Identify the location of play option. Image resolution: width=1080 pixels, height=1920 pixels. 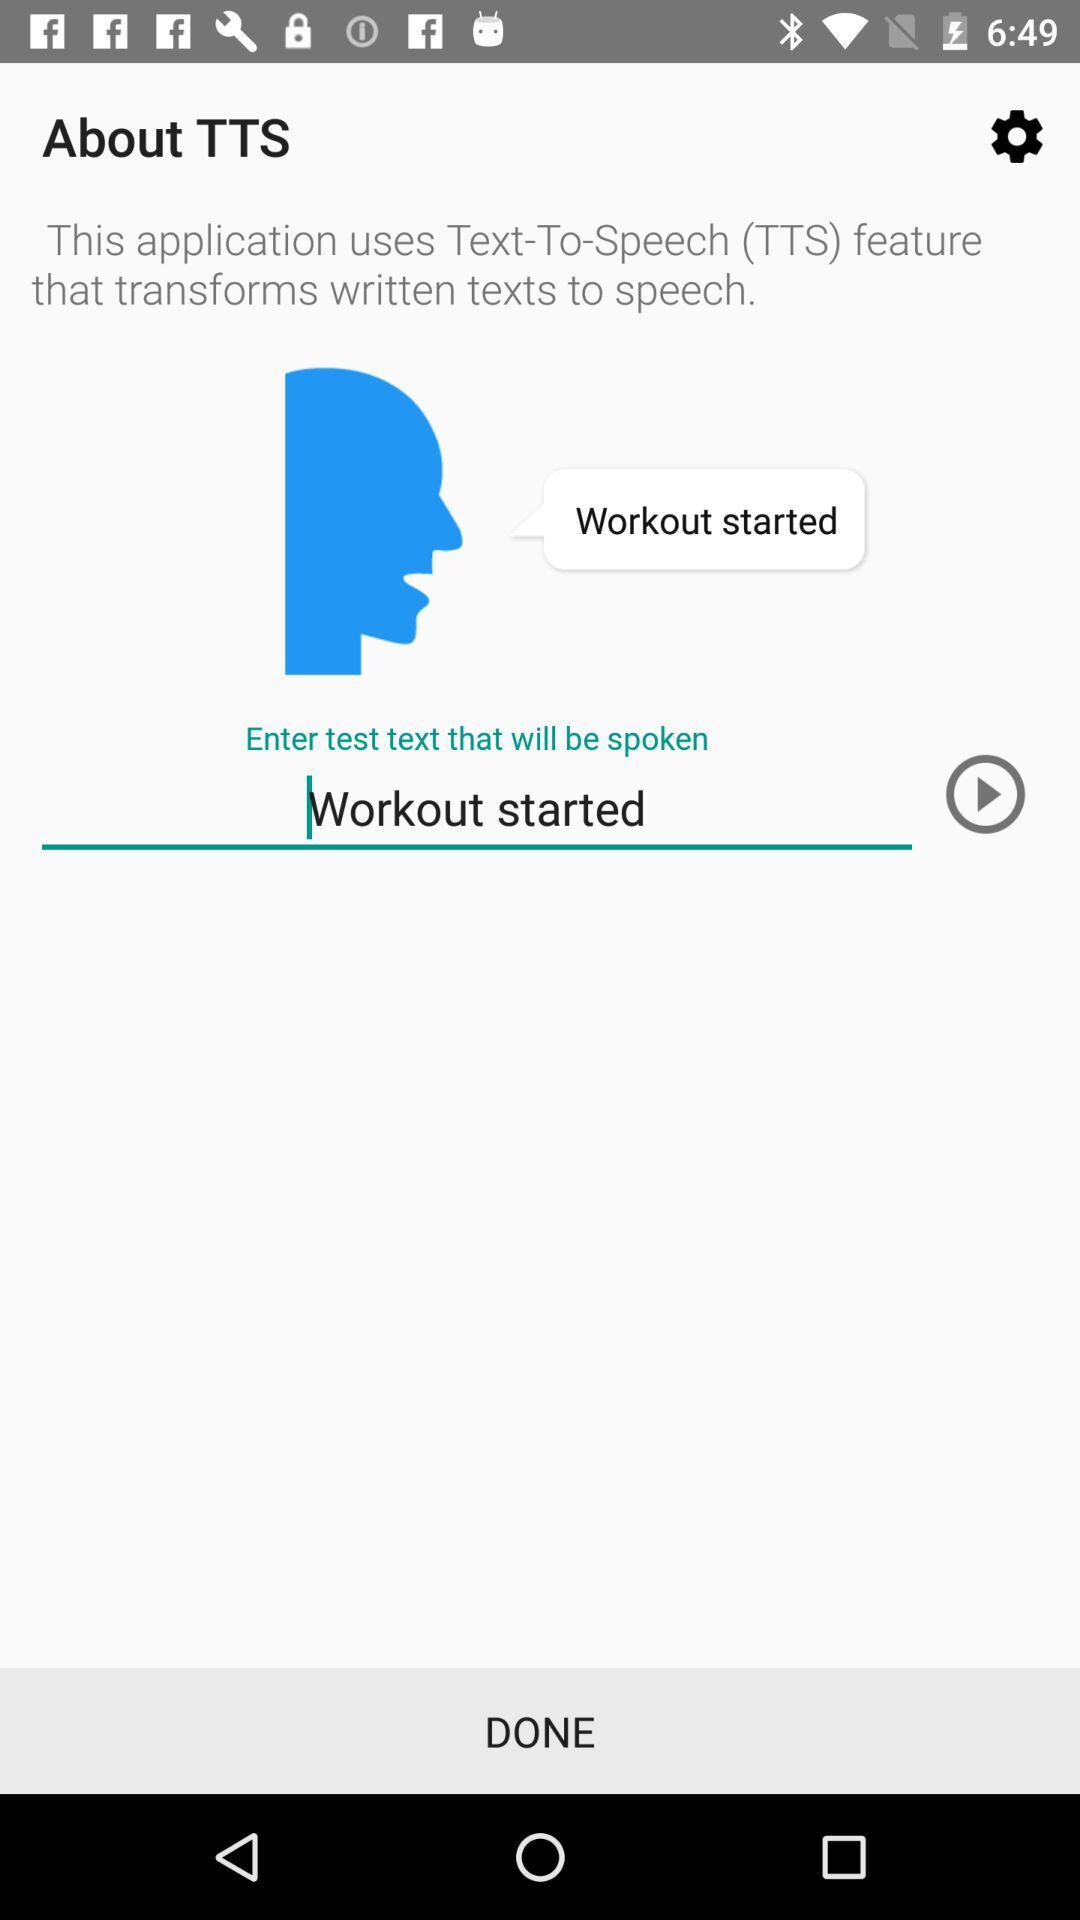
(984, 793).